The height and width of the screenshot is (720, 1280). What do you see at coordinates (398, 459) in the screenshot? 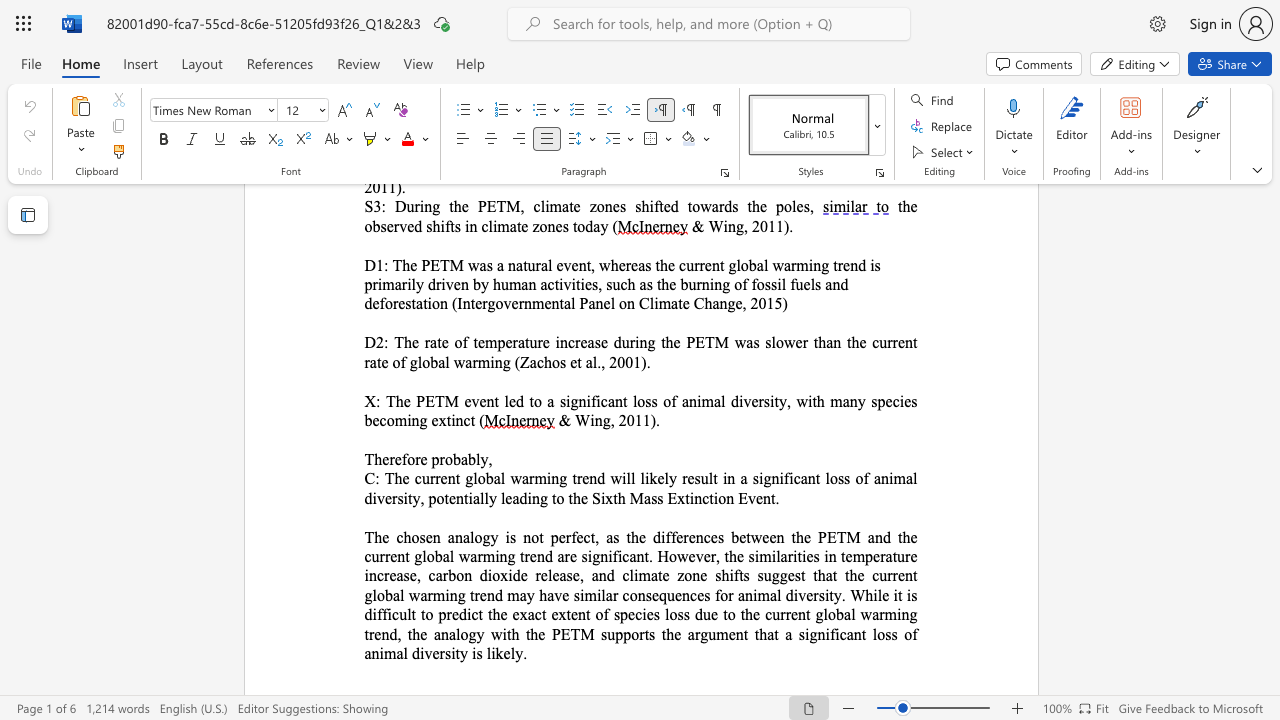
I see `the 2th character "e" in the text` at bounding box center [398, 459].